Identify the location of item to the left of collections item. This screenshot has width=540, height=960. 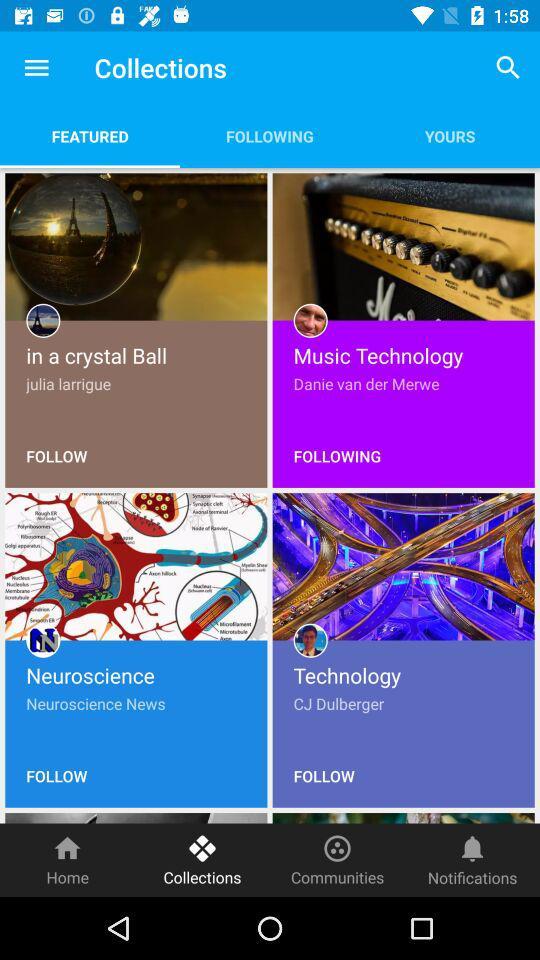
(36, 68).